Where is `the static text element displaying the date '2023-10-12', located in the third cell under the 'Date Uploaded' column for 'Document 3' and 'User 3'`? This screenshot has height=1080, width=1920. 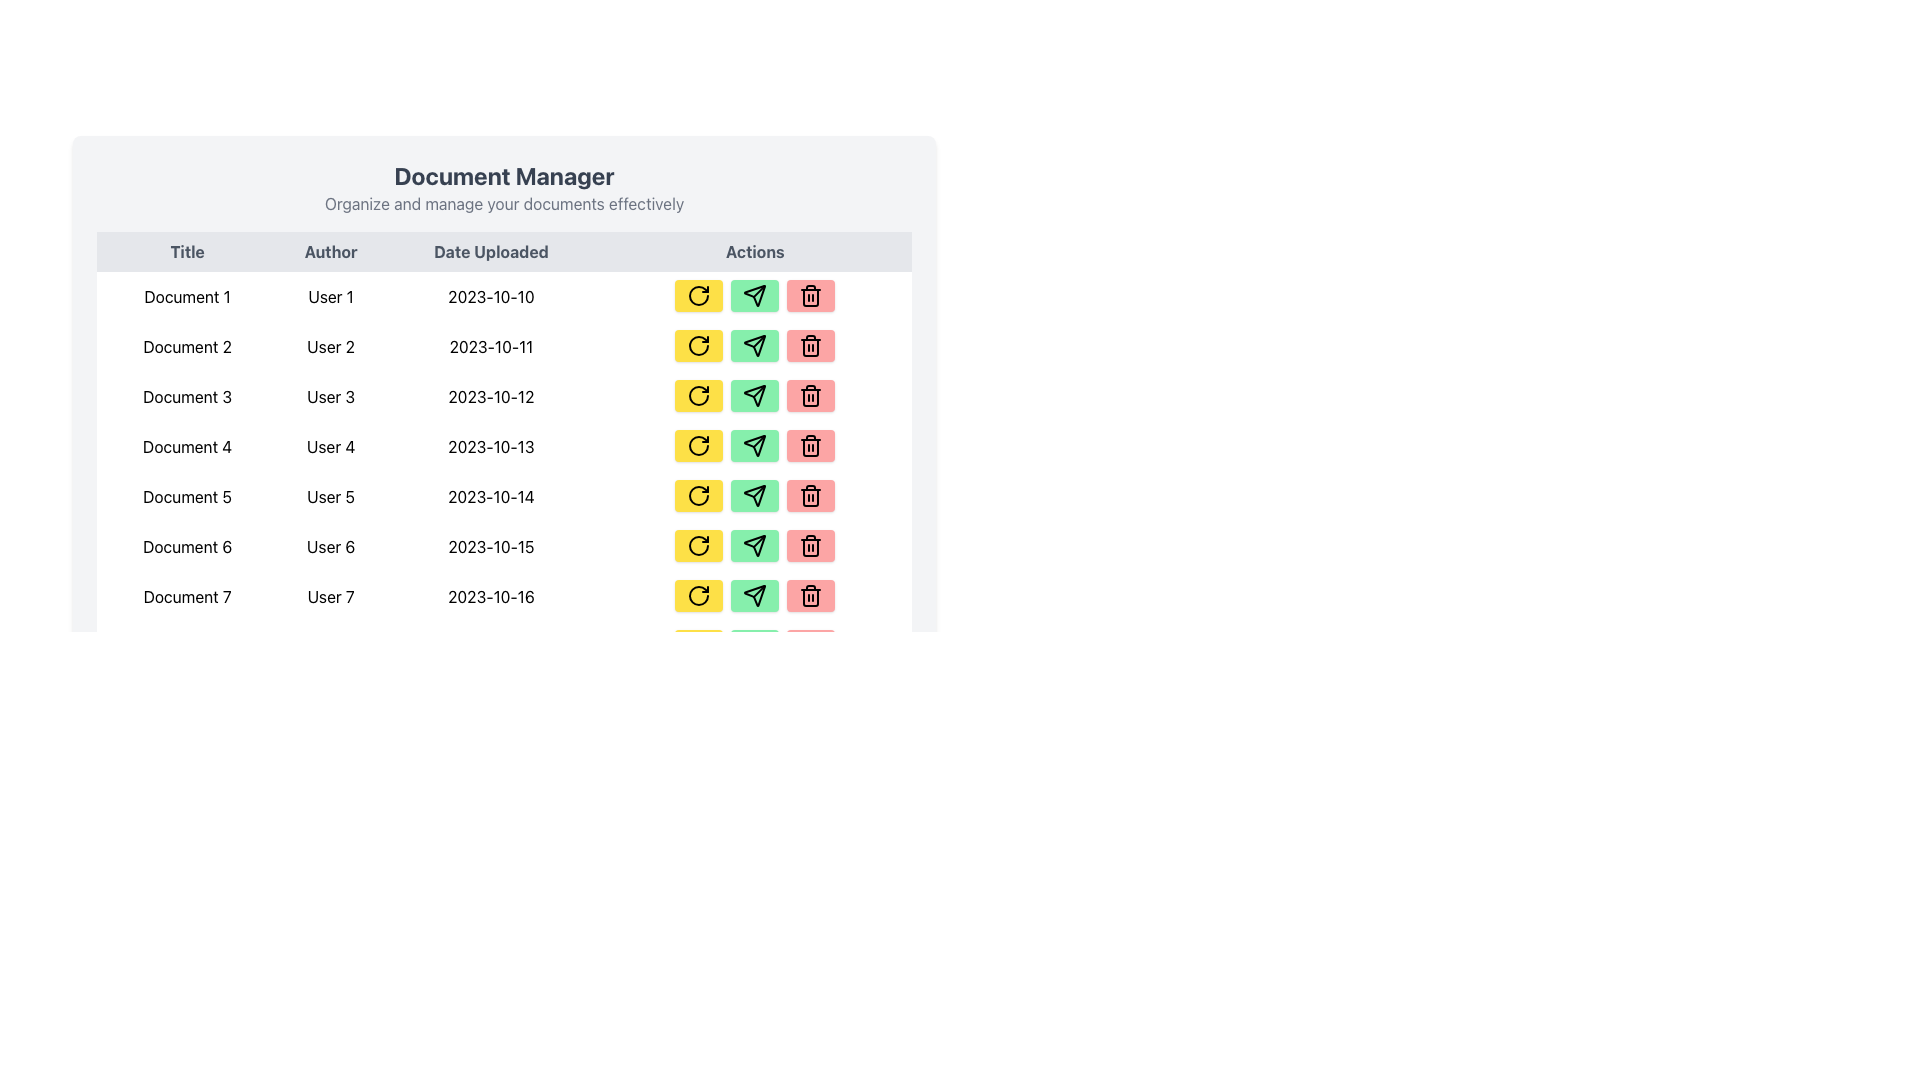 the static text element displaying the date '2023-10-12', located in the third cell under the 'Date Uploaded' column for 'Document 3' and 'User 3' is located at coordinates (491, 397).